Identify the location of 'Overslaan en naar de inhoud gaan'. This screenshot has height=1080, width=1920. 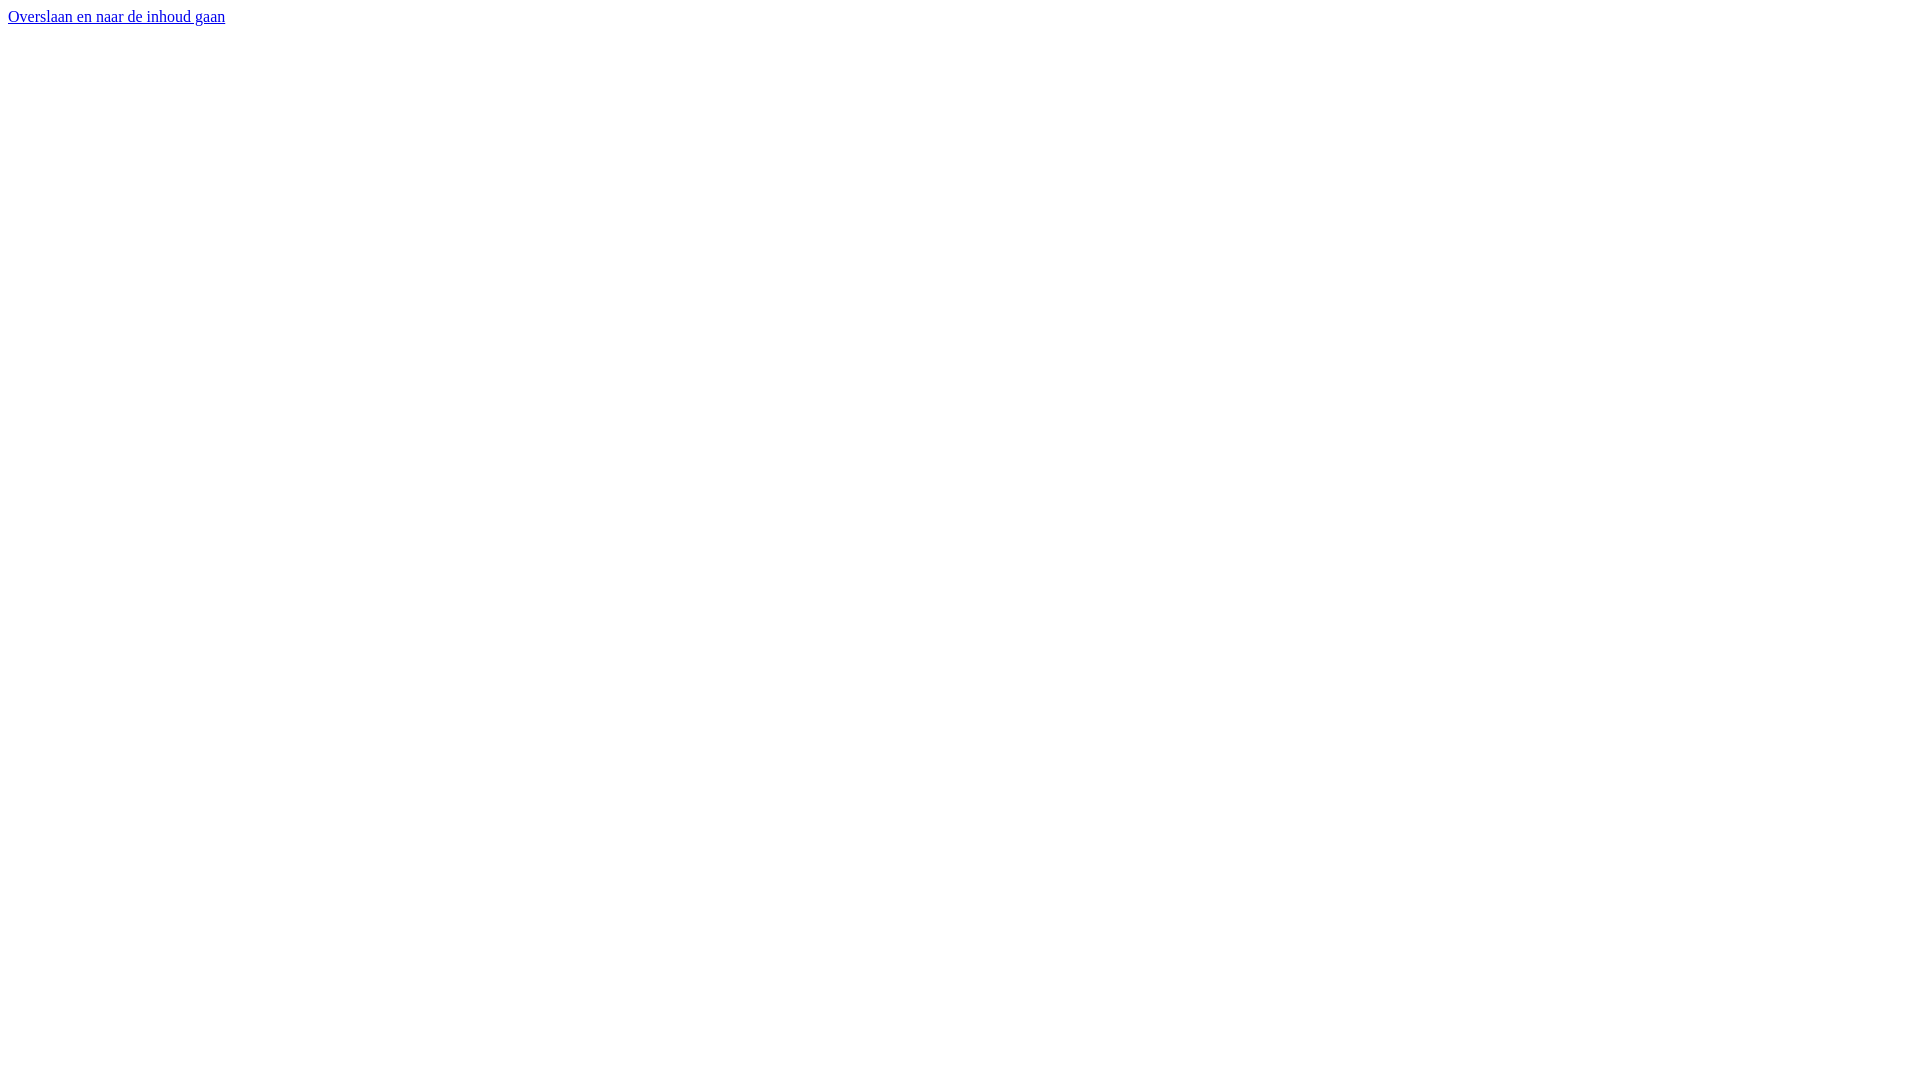
(115, 16).